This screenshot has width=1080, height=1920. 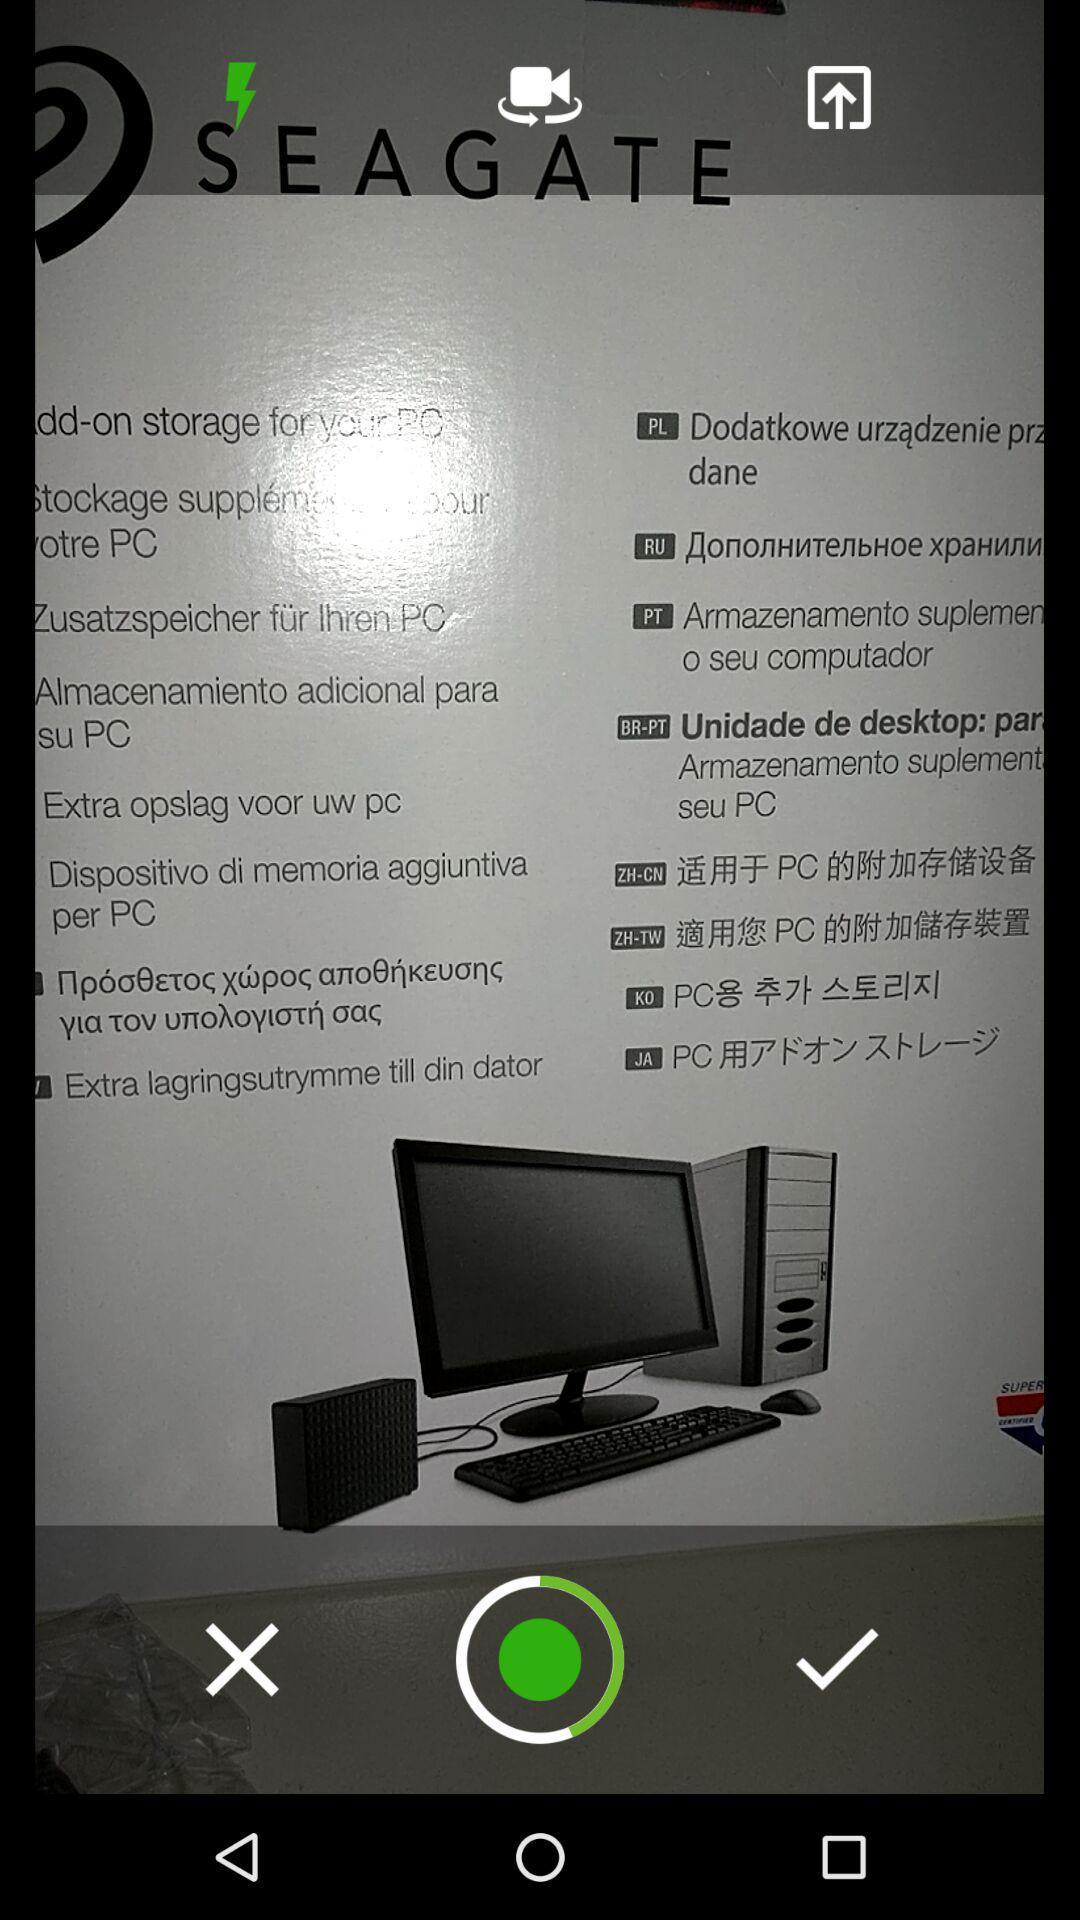 I want to click on take picture, so click(x=540, y=1659).